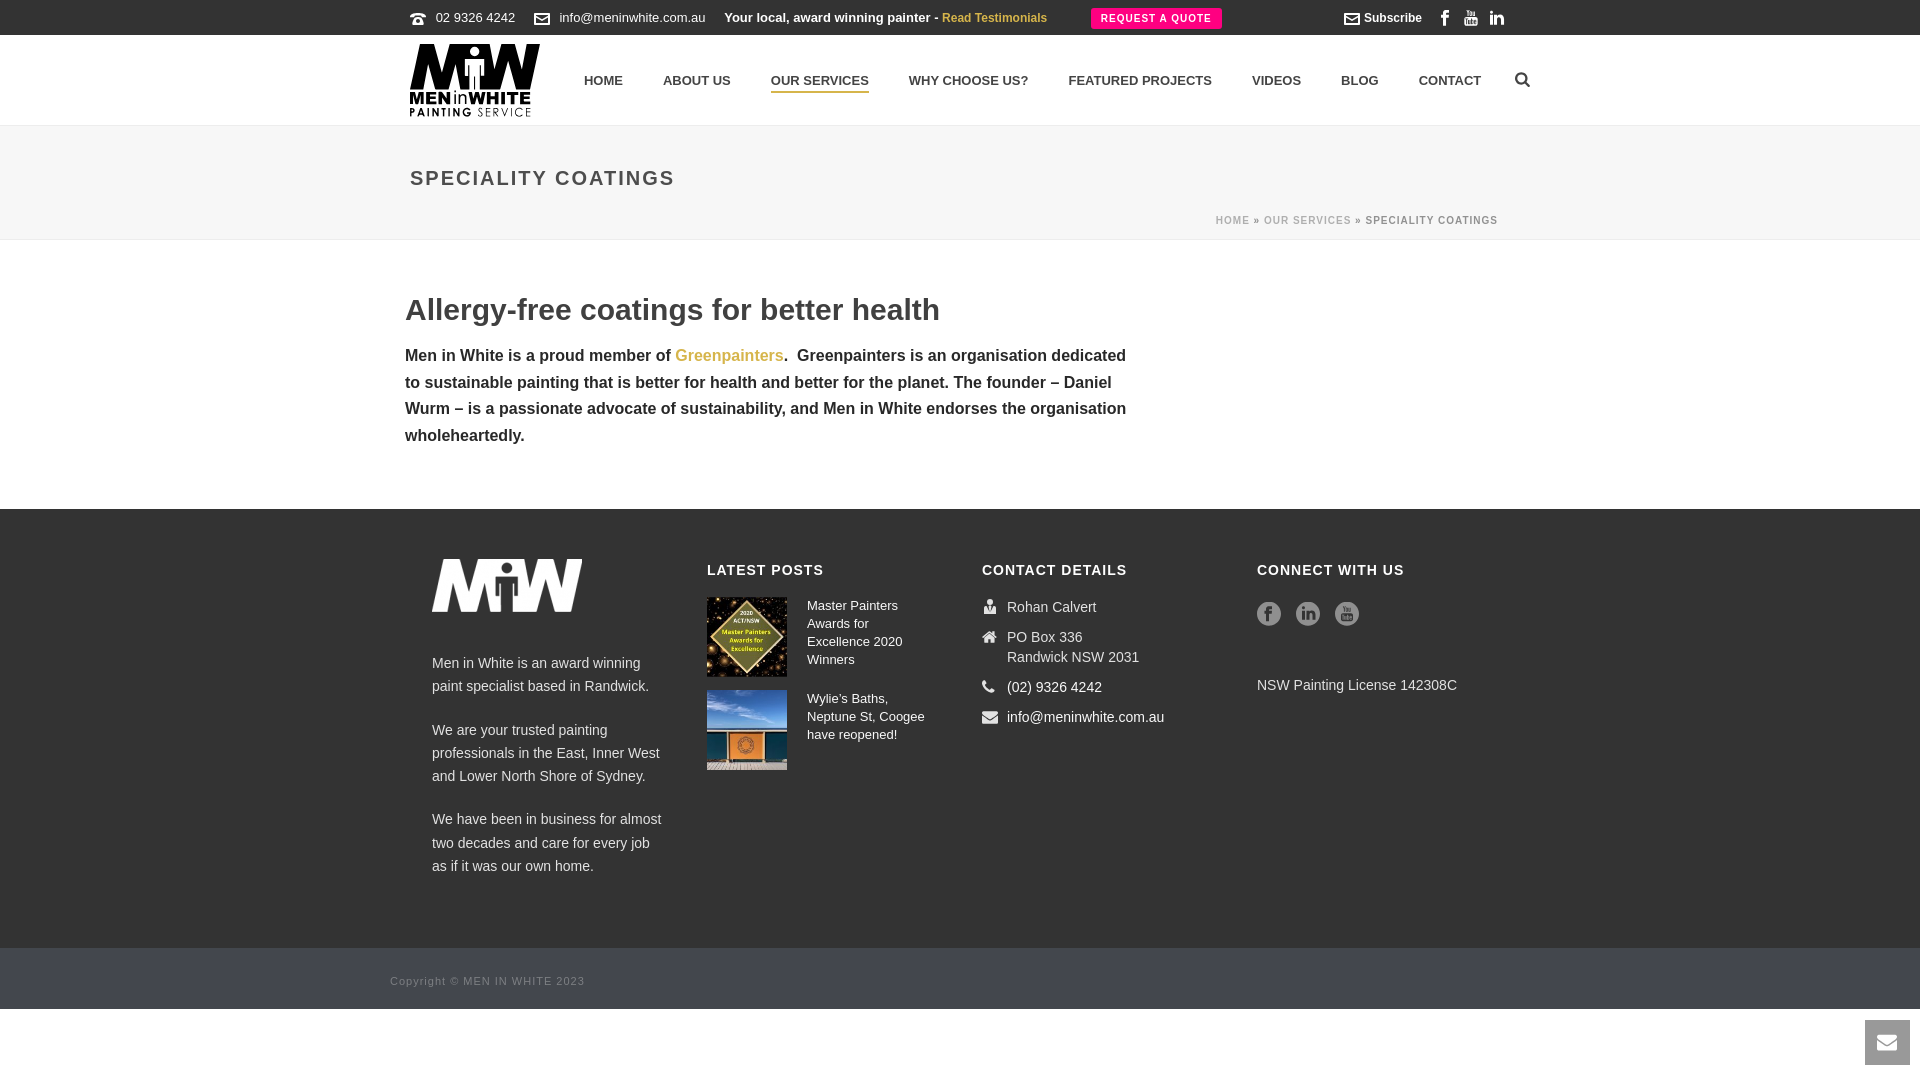 The image size is (1920, 1080). Describe the element at coordinates (994, 18) in the screenshot. I see `'Read Testimonials'` at that location.